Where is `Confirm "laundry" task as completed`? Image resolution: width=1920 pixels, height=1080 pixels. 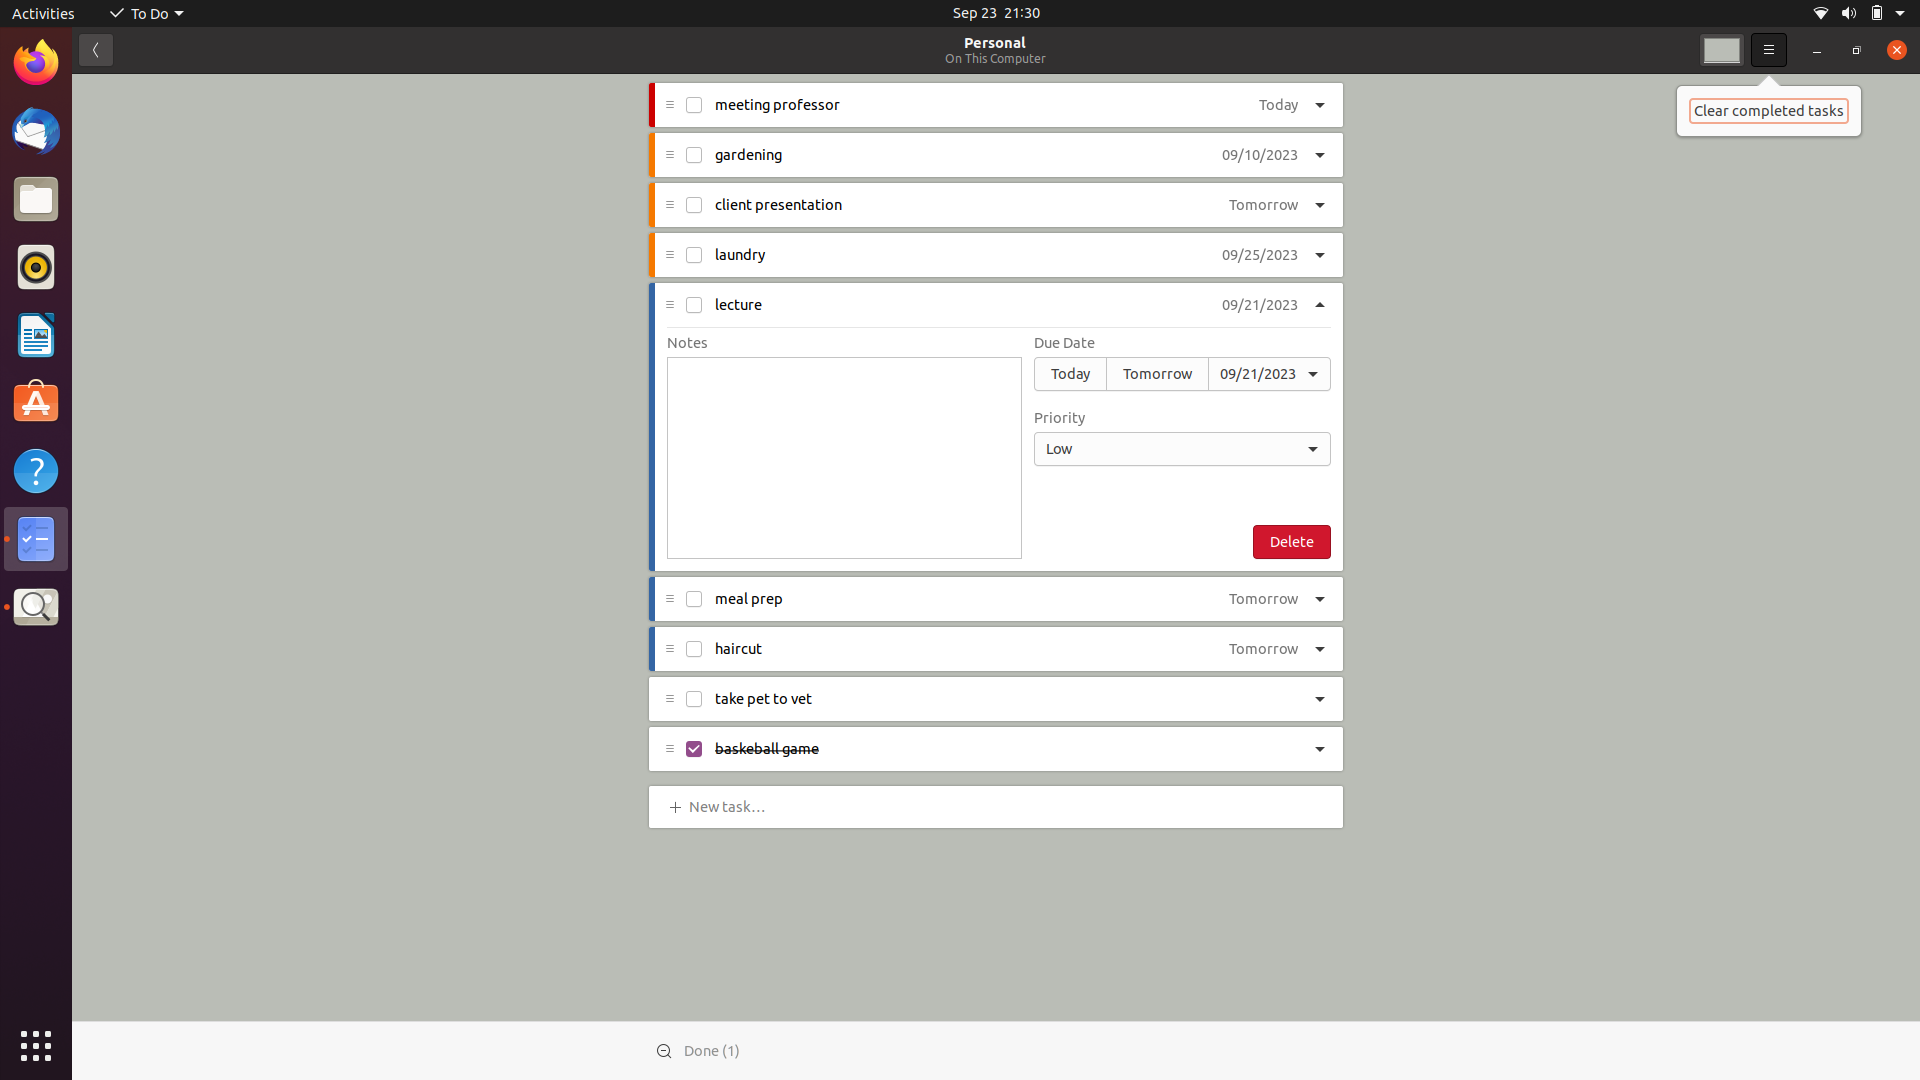
Confirm "laundry" task as completed is located at coordinates (695, 253).